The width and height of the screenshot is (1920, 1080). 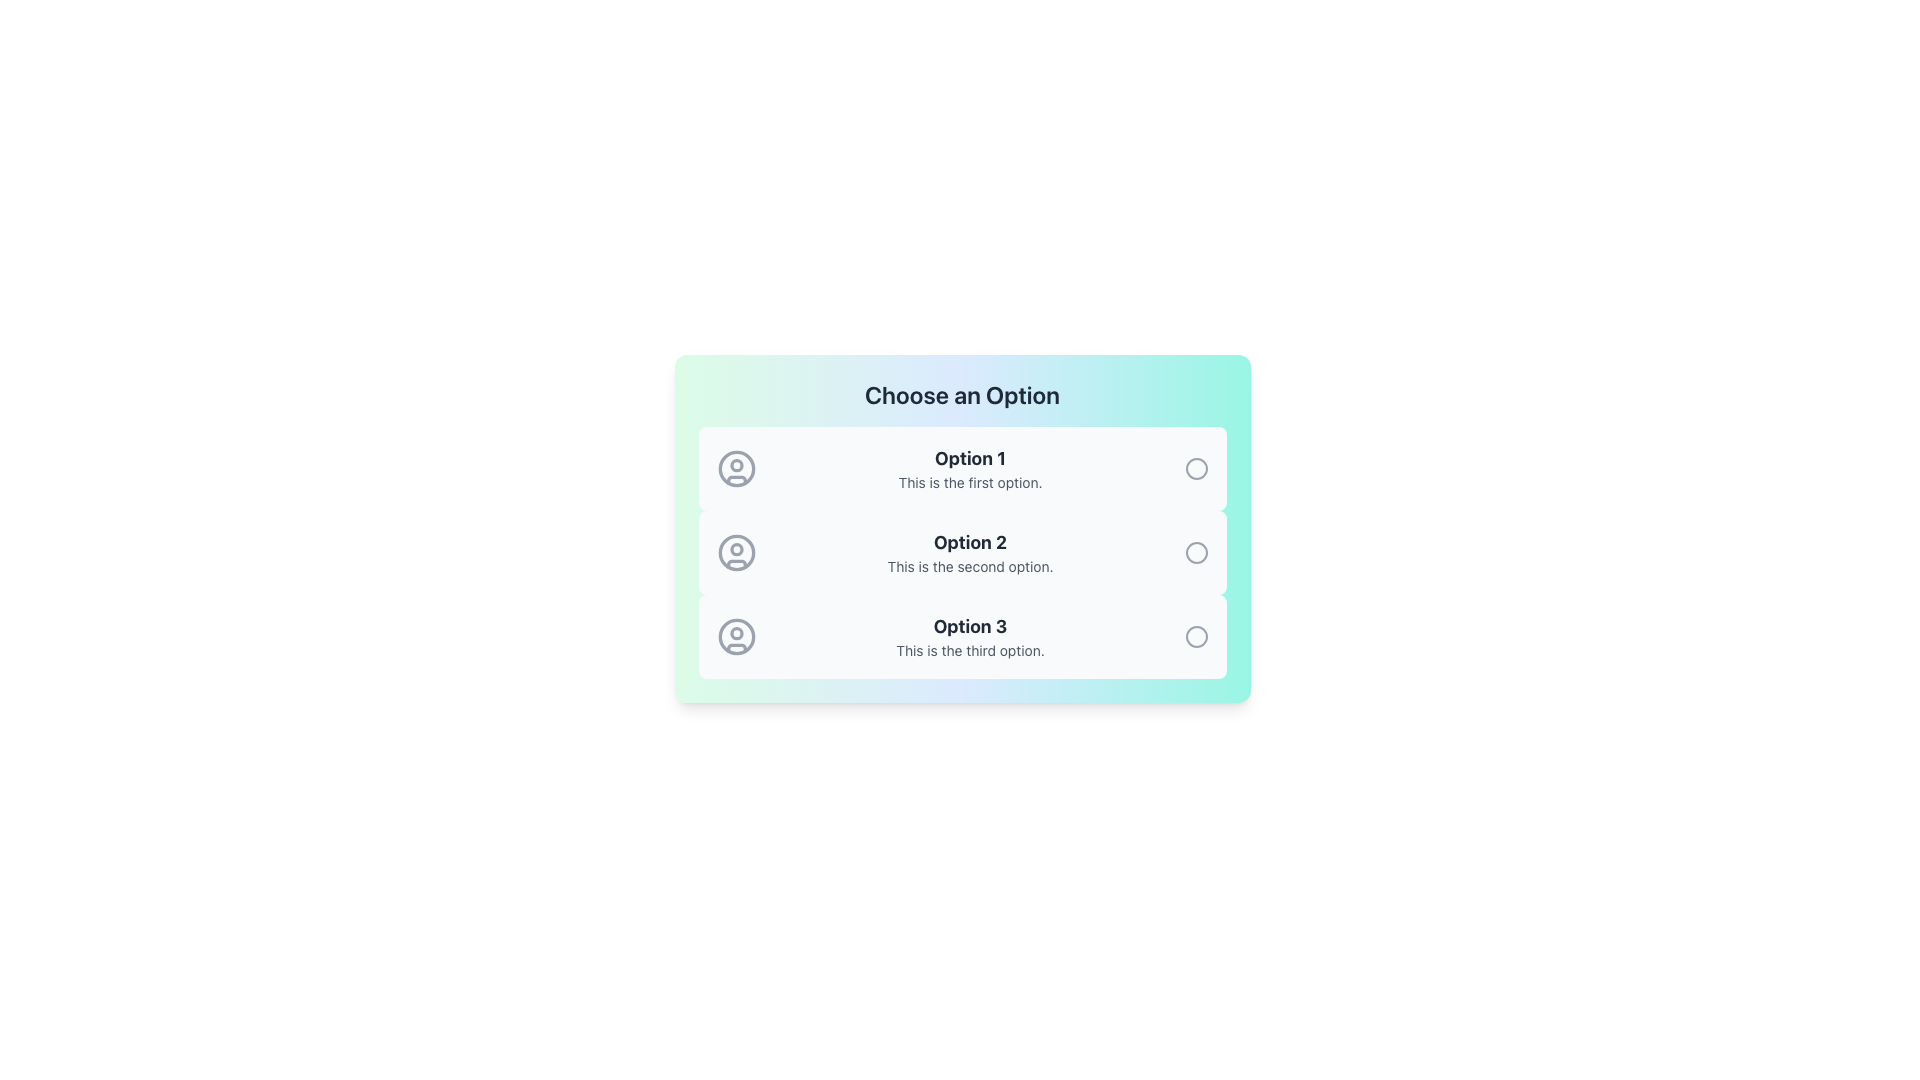 I want to click on Decorative Circle Component, which is part of the user avatar icon for the third option in the 'Choose an Option' list, located adjacent to the text 'Option 3', so click(x=735, y=633).